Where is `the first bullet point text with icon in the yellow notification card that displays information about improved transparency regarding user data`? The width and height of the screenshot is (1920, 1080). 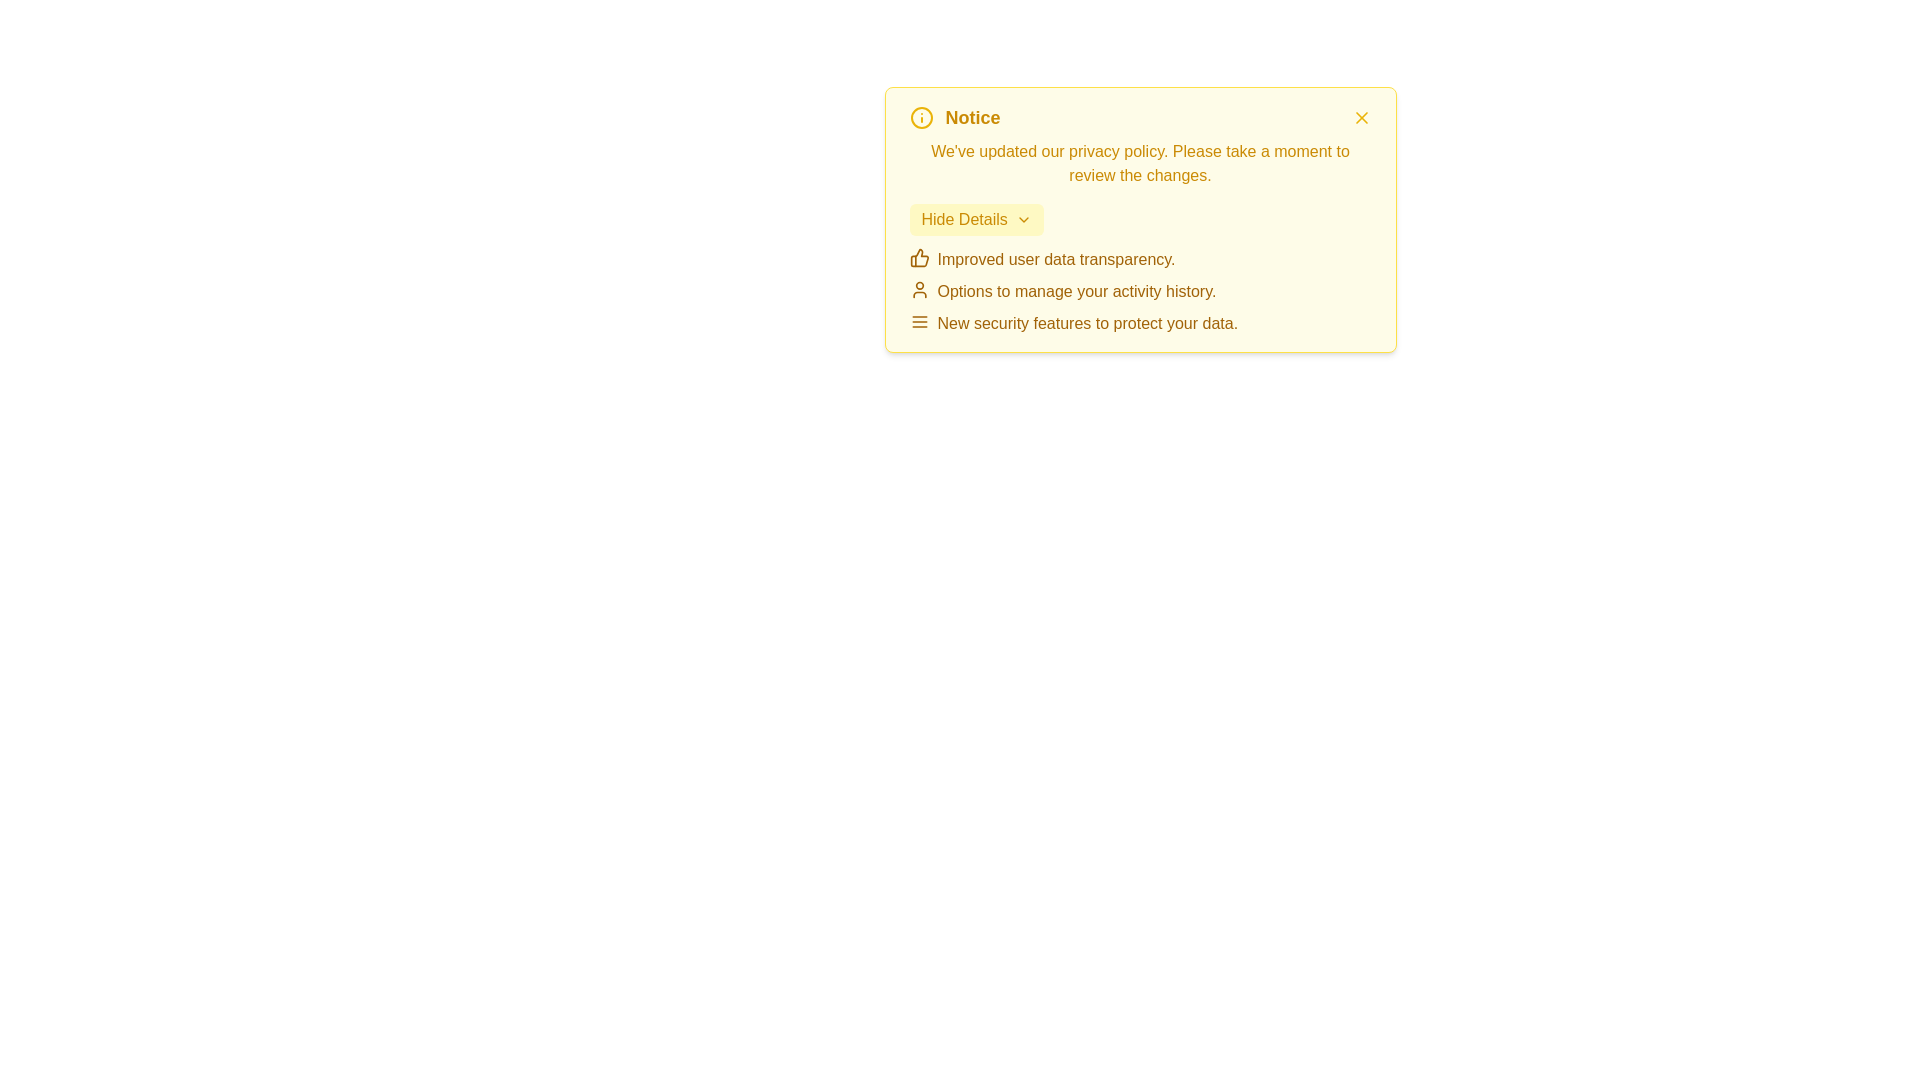
the first bullet point text with icon in the yellow notification card that displays information about improved transparency regarding user data is located at coordinates (1140, 258).